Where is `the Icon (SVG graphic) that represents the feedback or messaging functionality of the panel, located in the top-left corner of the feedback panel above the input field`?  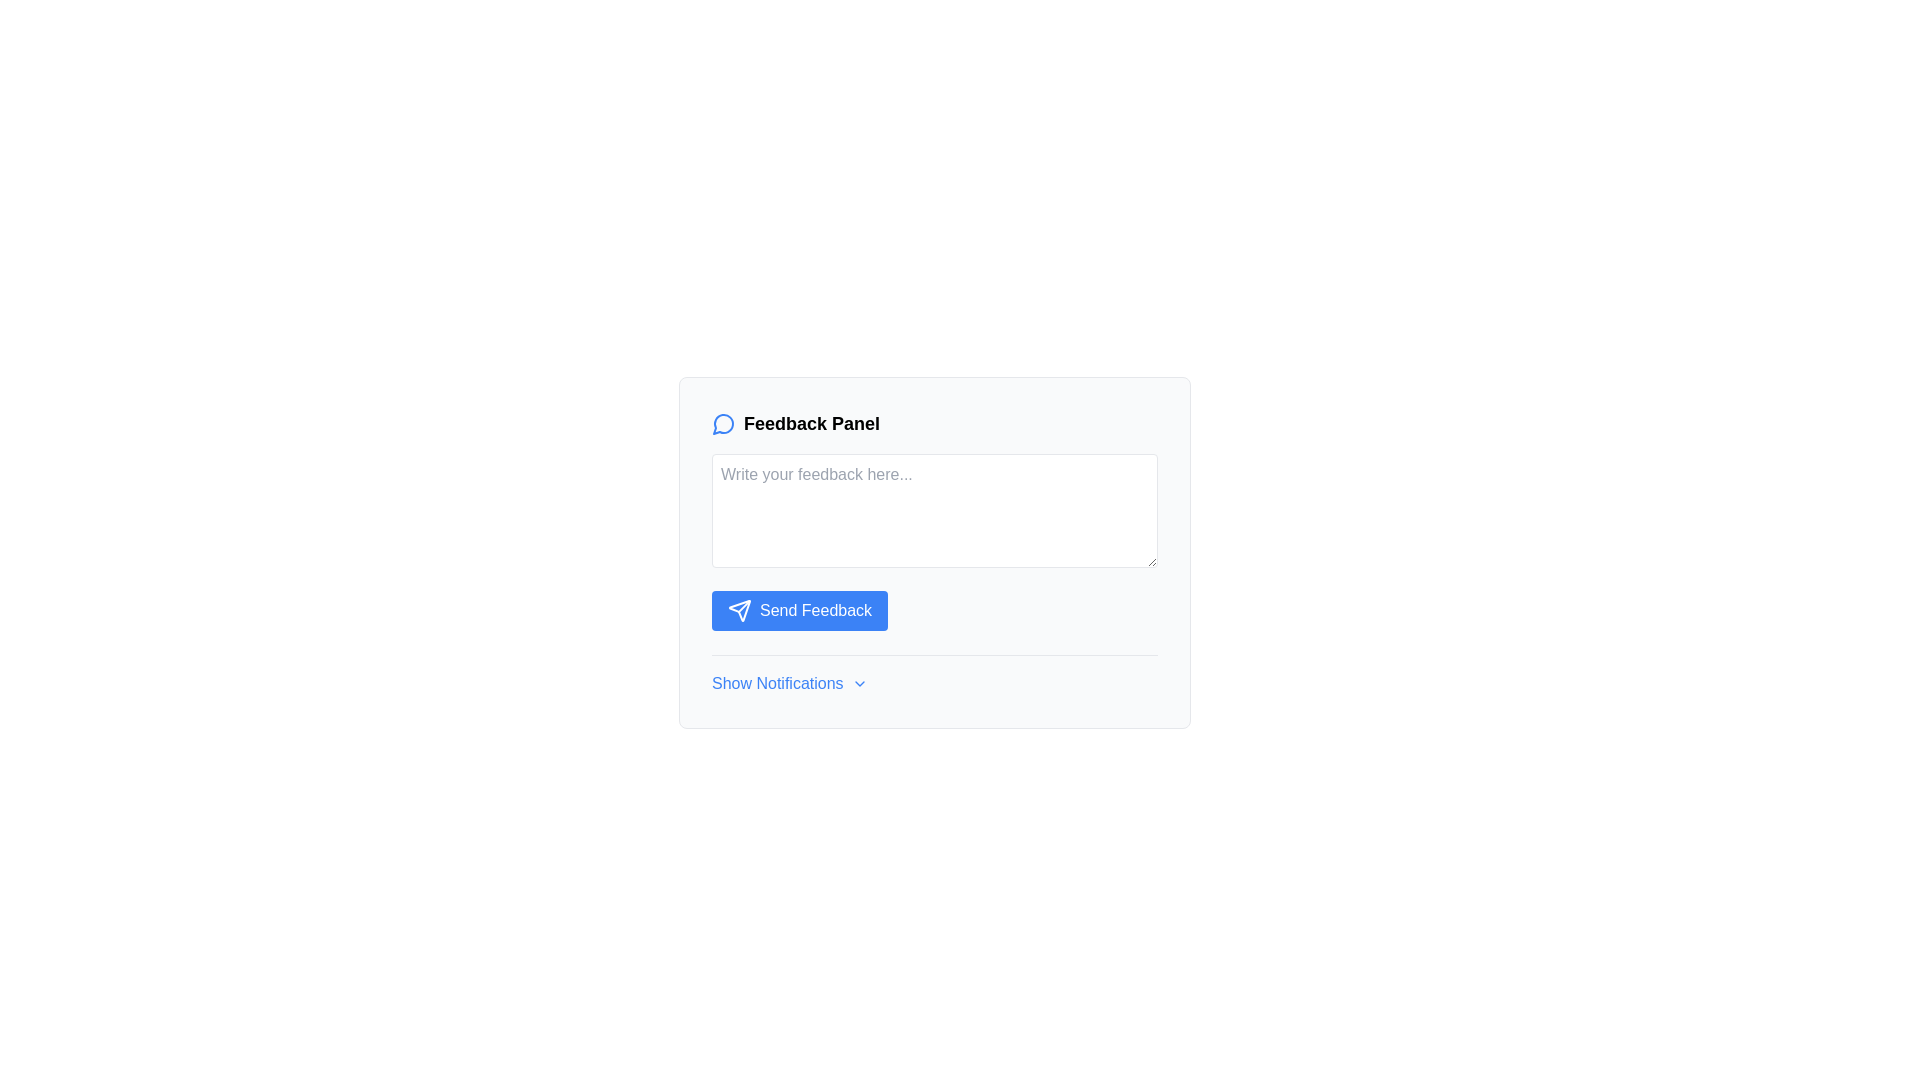 the Icon (SVG graphic) that represents the feedback or messaging functionality of the panel, located in the top-left corner of the feedback panel above the input field is located at coordinates (722, 423).